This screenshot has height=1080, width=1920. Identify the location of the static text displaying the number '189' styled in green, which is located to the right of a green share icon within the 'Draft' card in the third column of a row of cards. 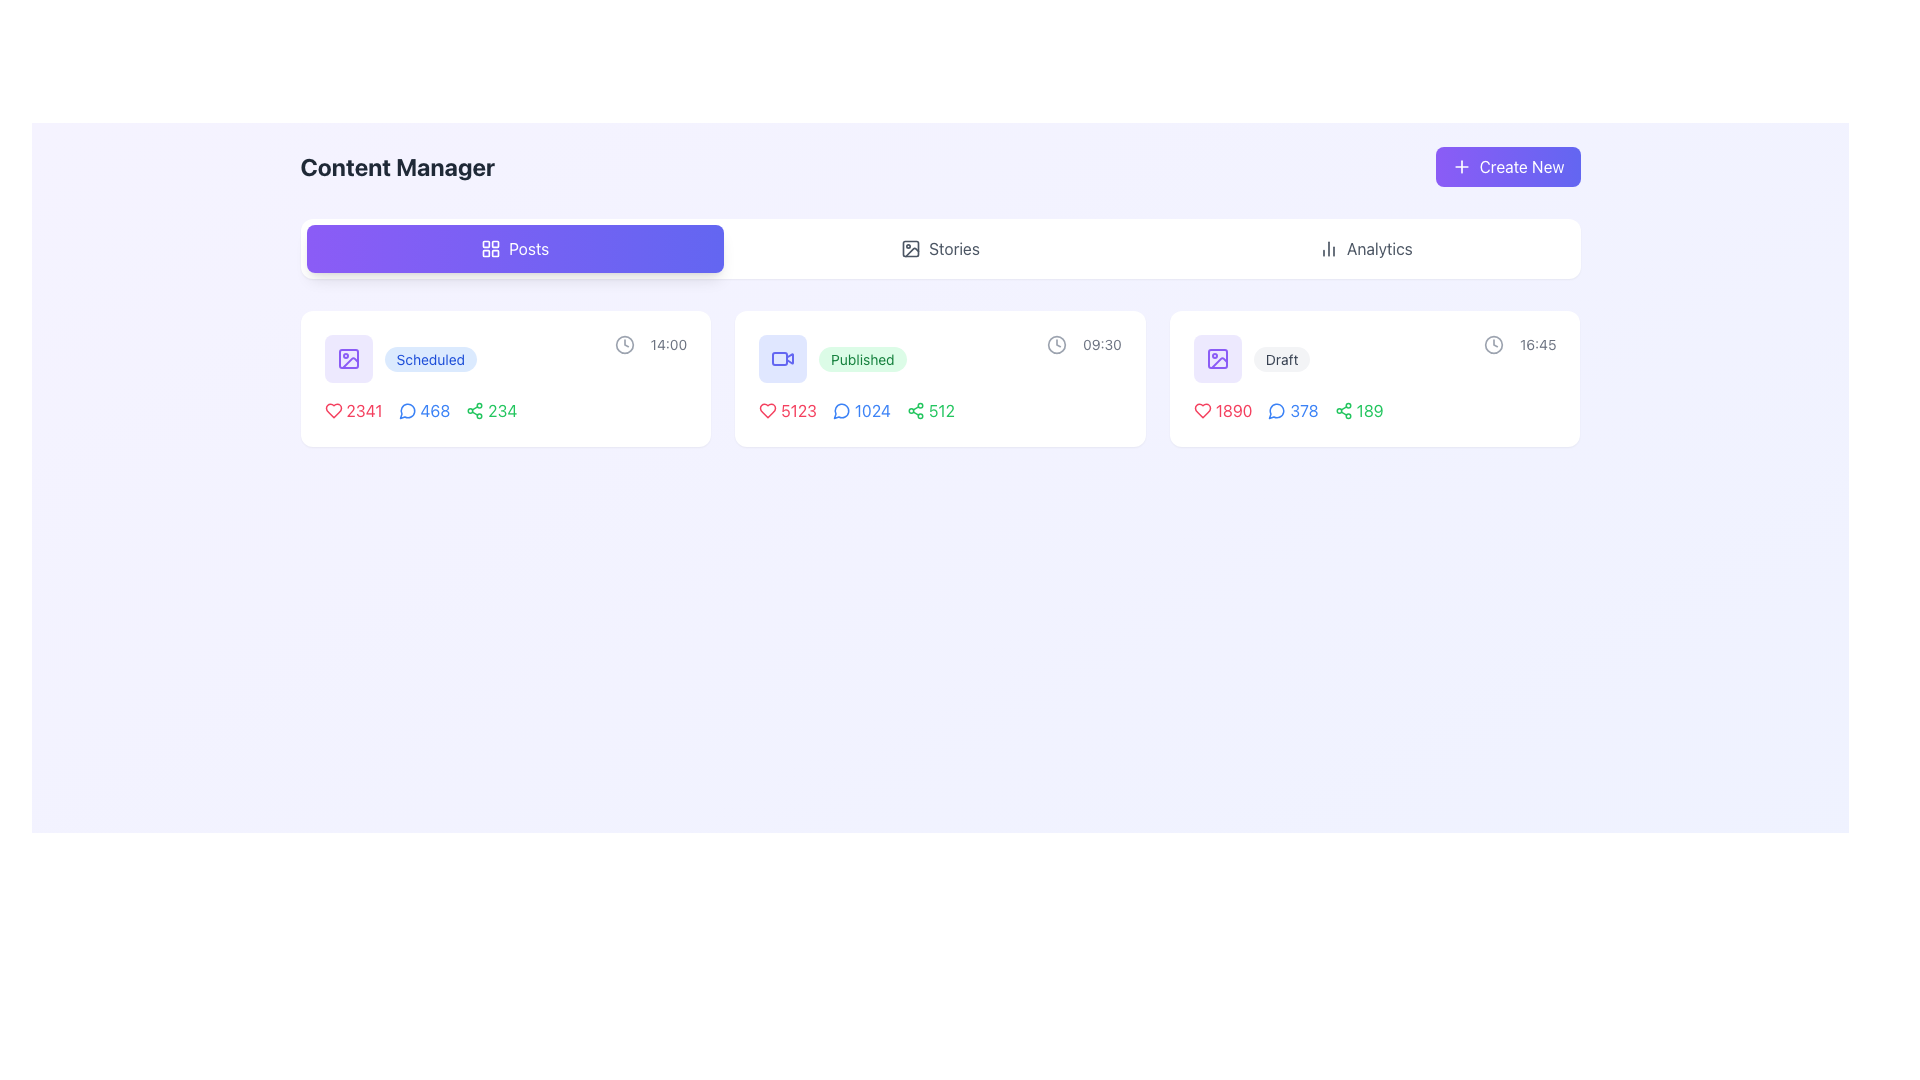
(1369, 410).